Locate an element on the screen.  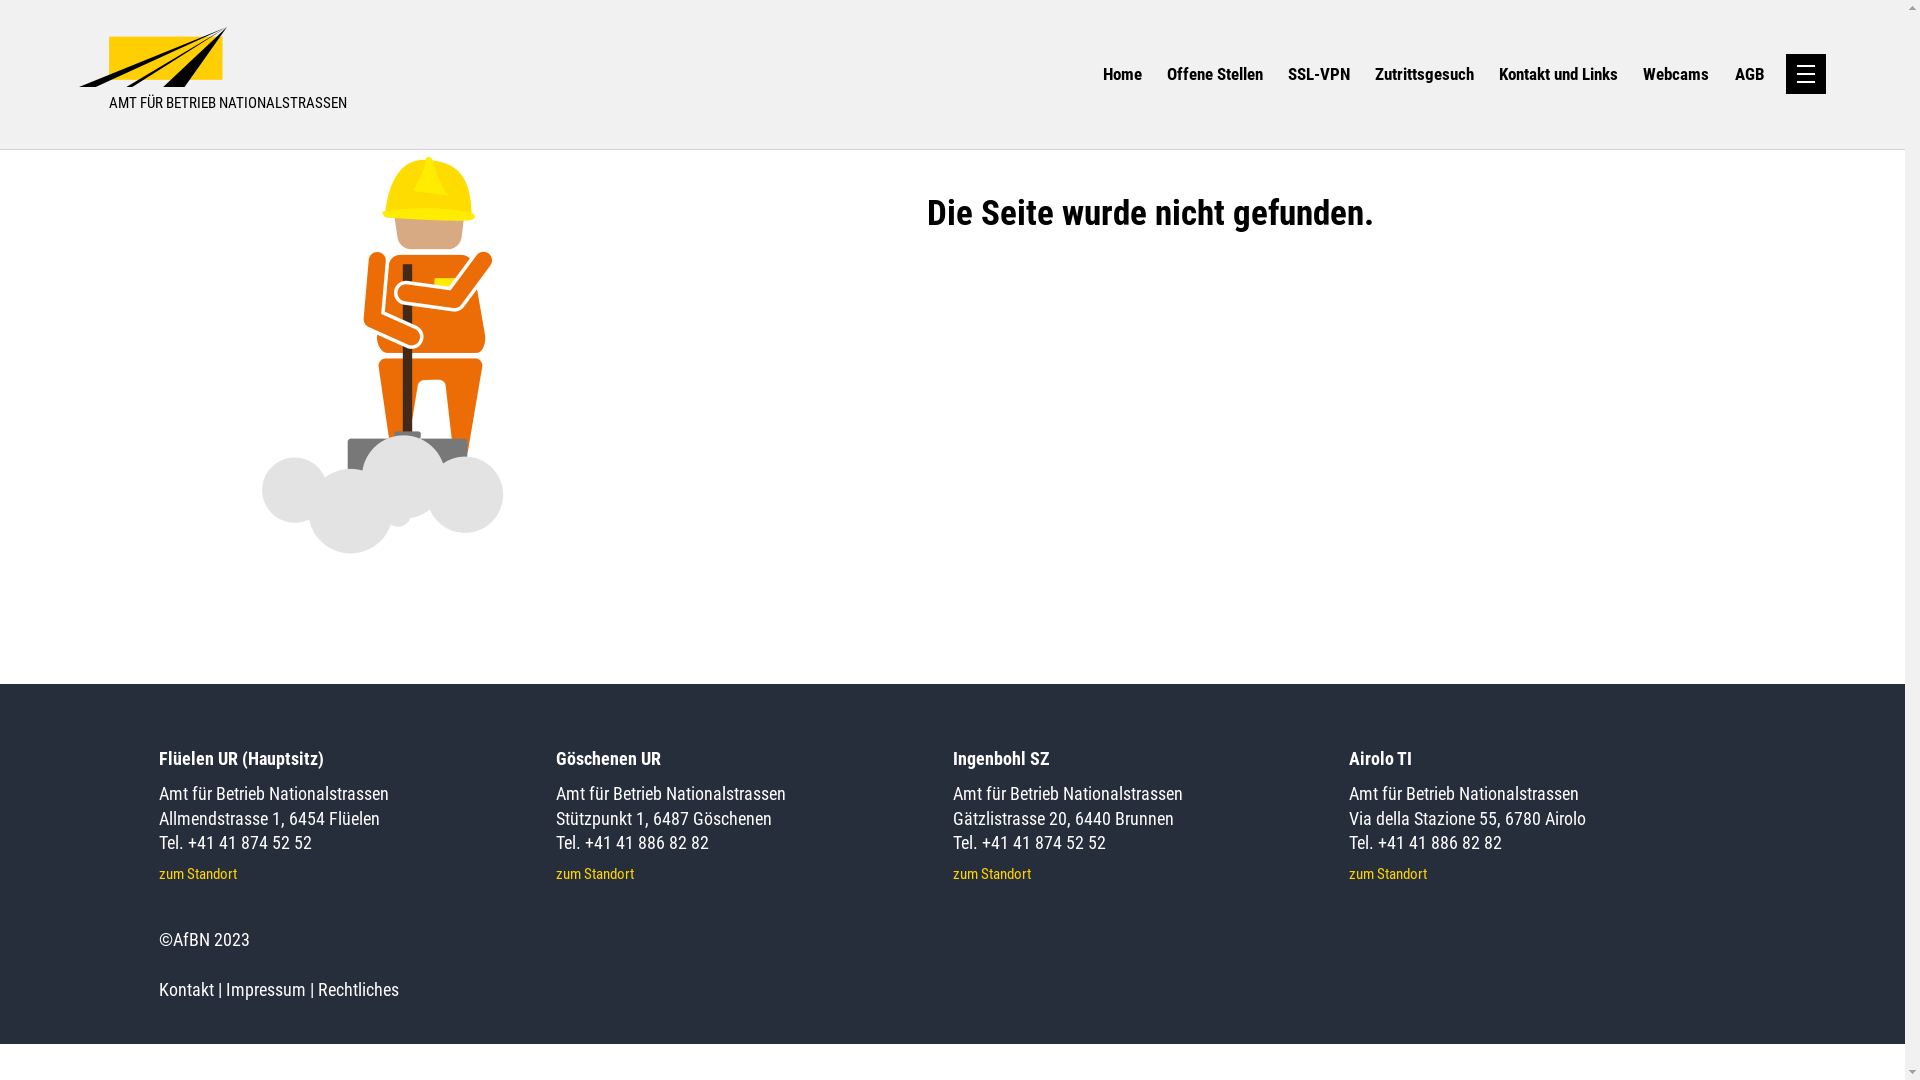
'Rechtliches' is located at coordinates (358, 990).